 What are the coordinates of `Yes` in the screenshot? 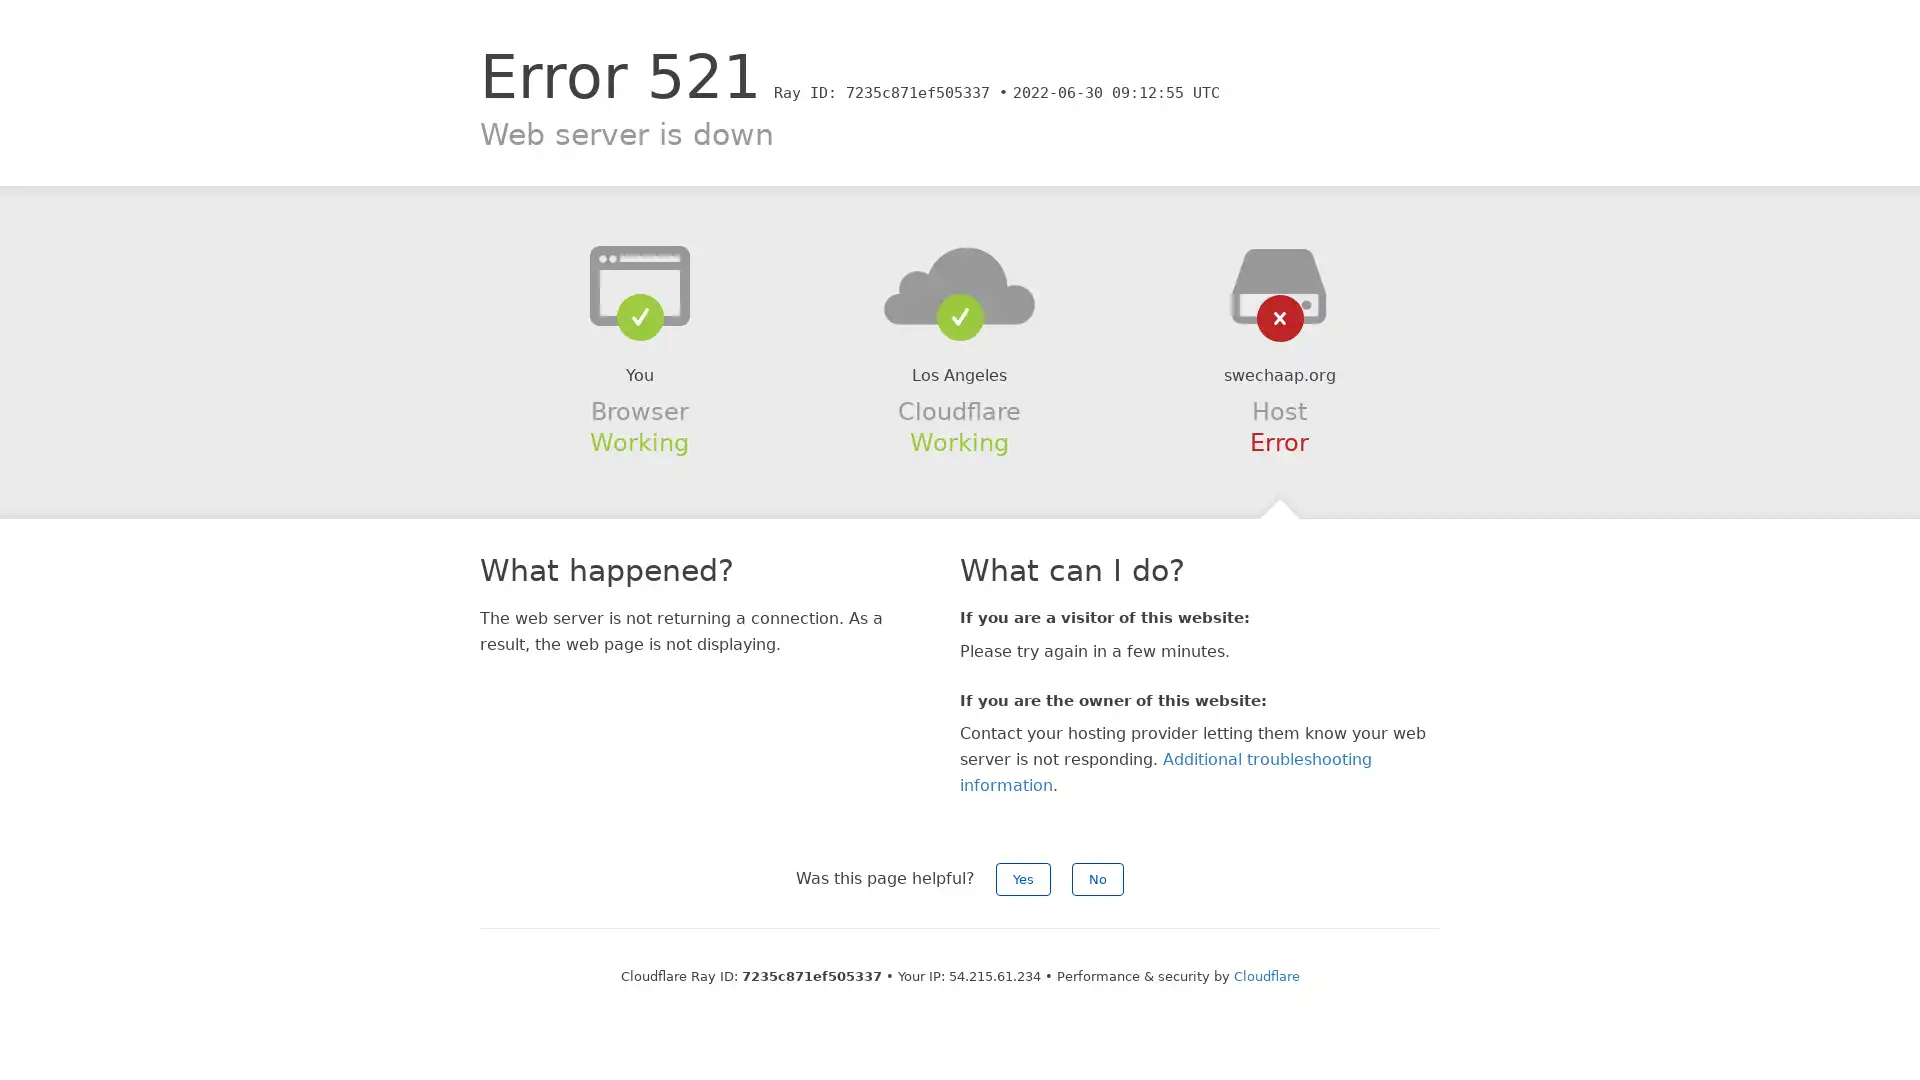 It's located at (1023, 878).